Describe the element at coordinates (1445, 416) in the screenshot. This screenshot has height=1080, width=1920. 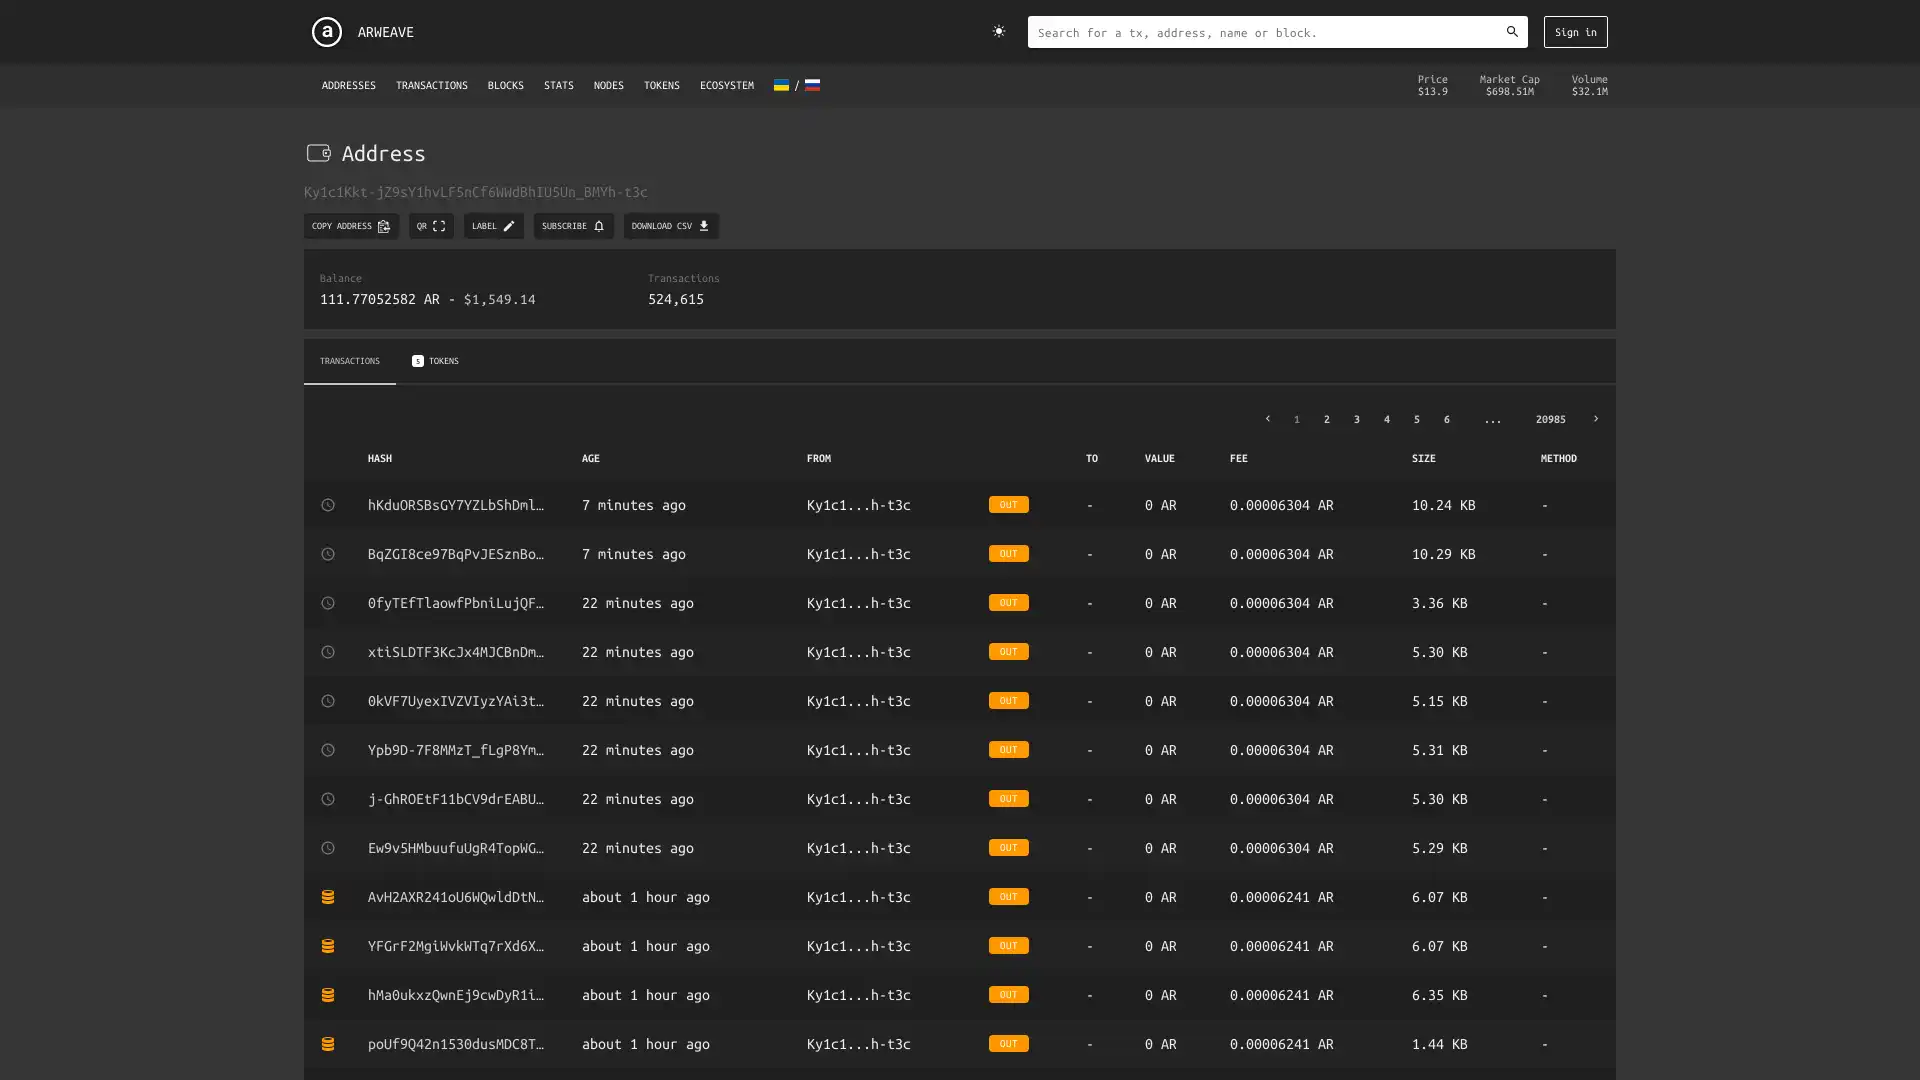
I see `Page 6` at that location.